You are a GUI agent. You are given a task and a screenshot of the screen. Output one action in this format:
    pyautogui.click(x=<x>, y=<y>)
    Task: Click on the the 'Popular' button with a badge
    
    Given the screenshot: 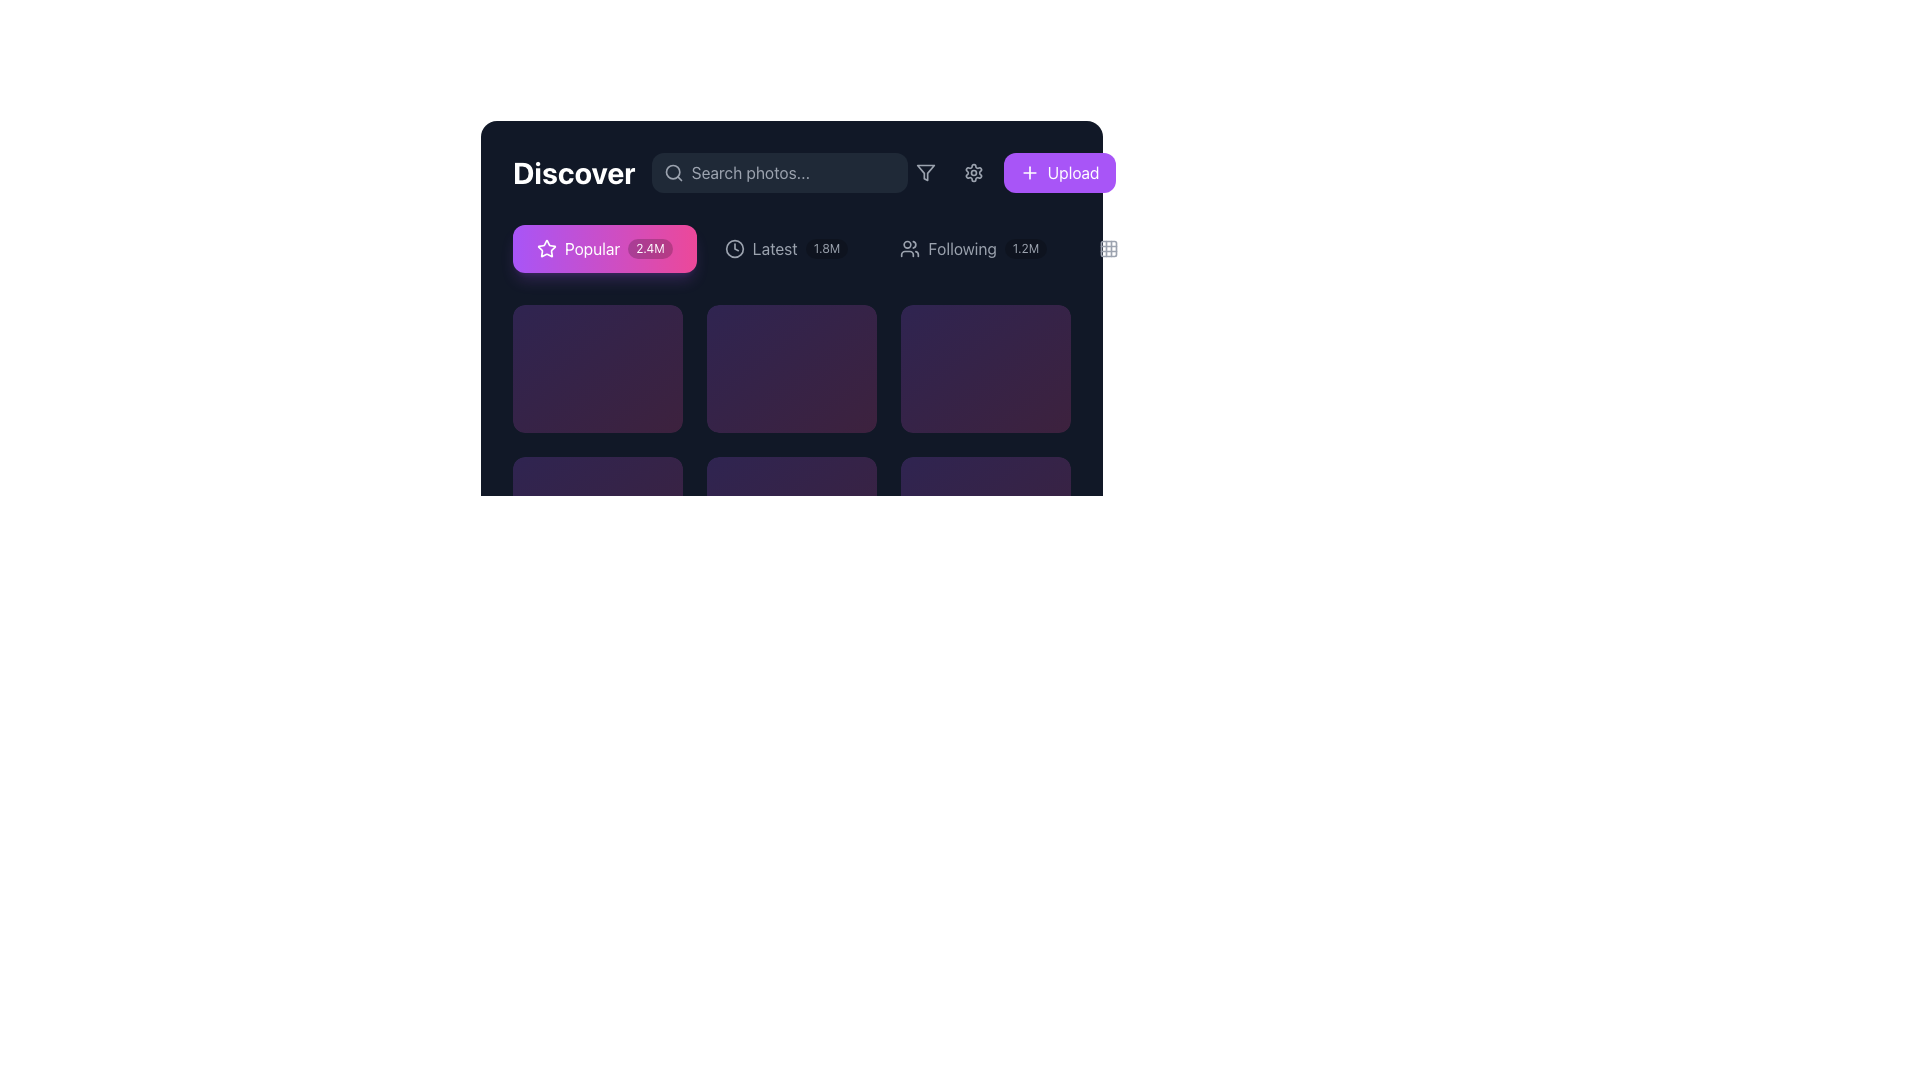 What is the action you would take?
    pyautogui.click(x=603, y=248)
    